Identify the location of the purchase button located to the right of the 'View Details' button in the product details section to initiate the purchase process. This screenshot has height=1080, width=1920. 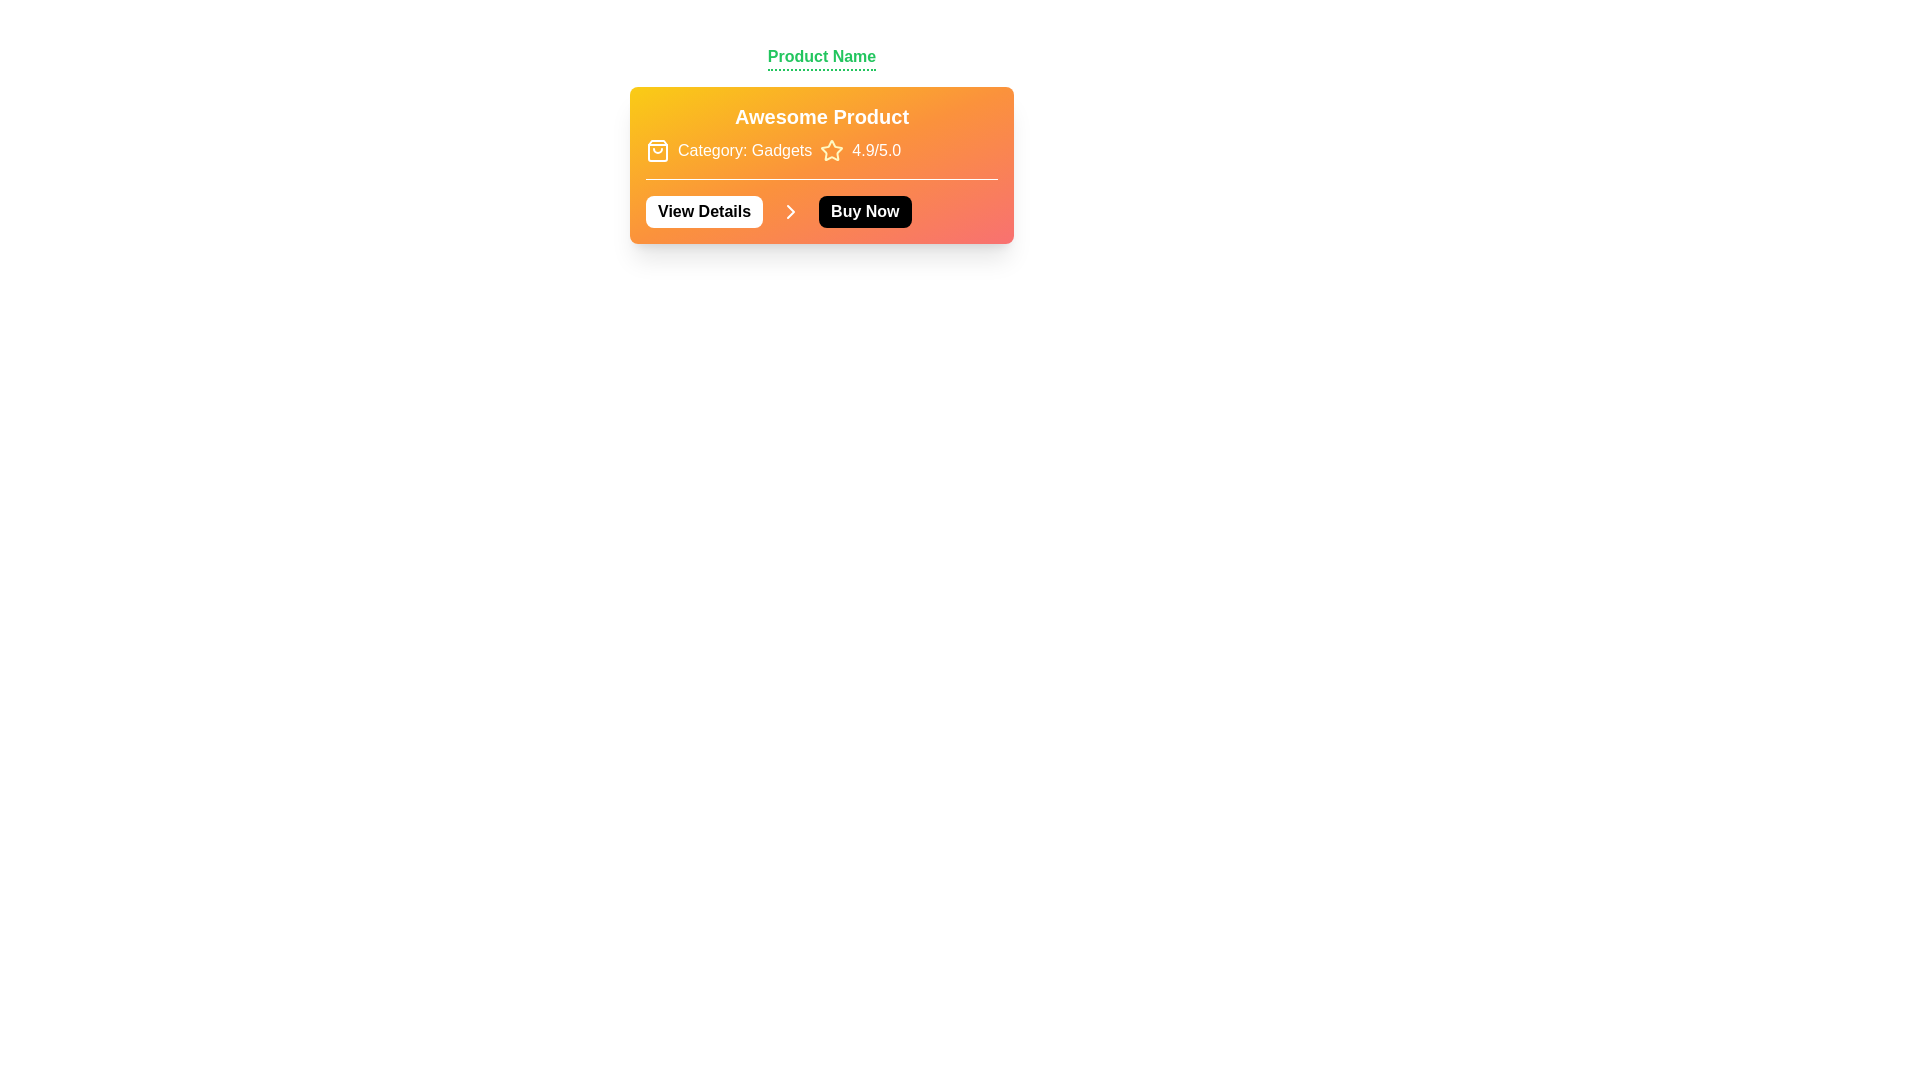
(821, 203).